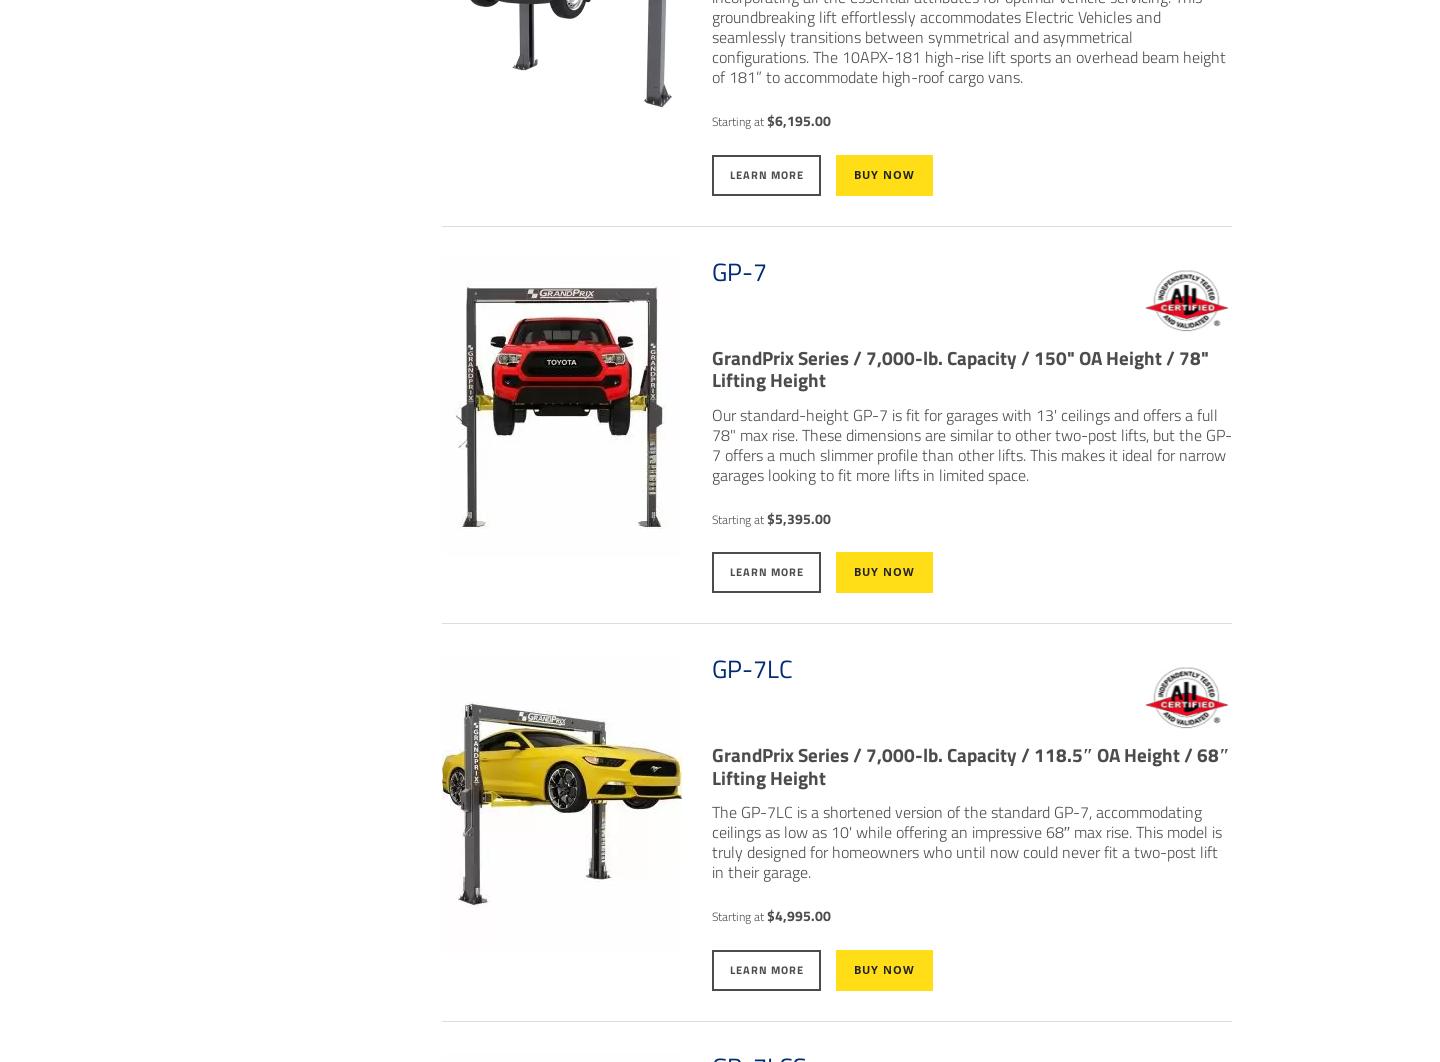 This screenshot has height=1062, width=1440. What do you see at coordinates (737, 270) in the screenshot?
I see `'GP-7'` at bounding box center [737, 270].